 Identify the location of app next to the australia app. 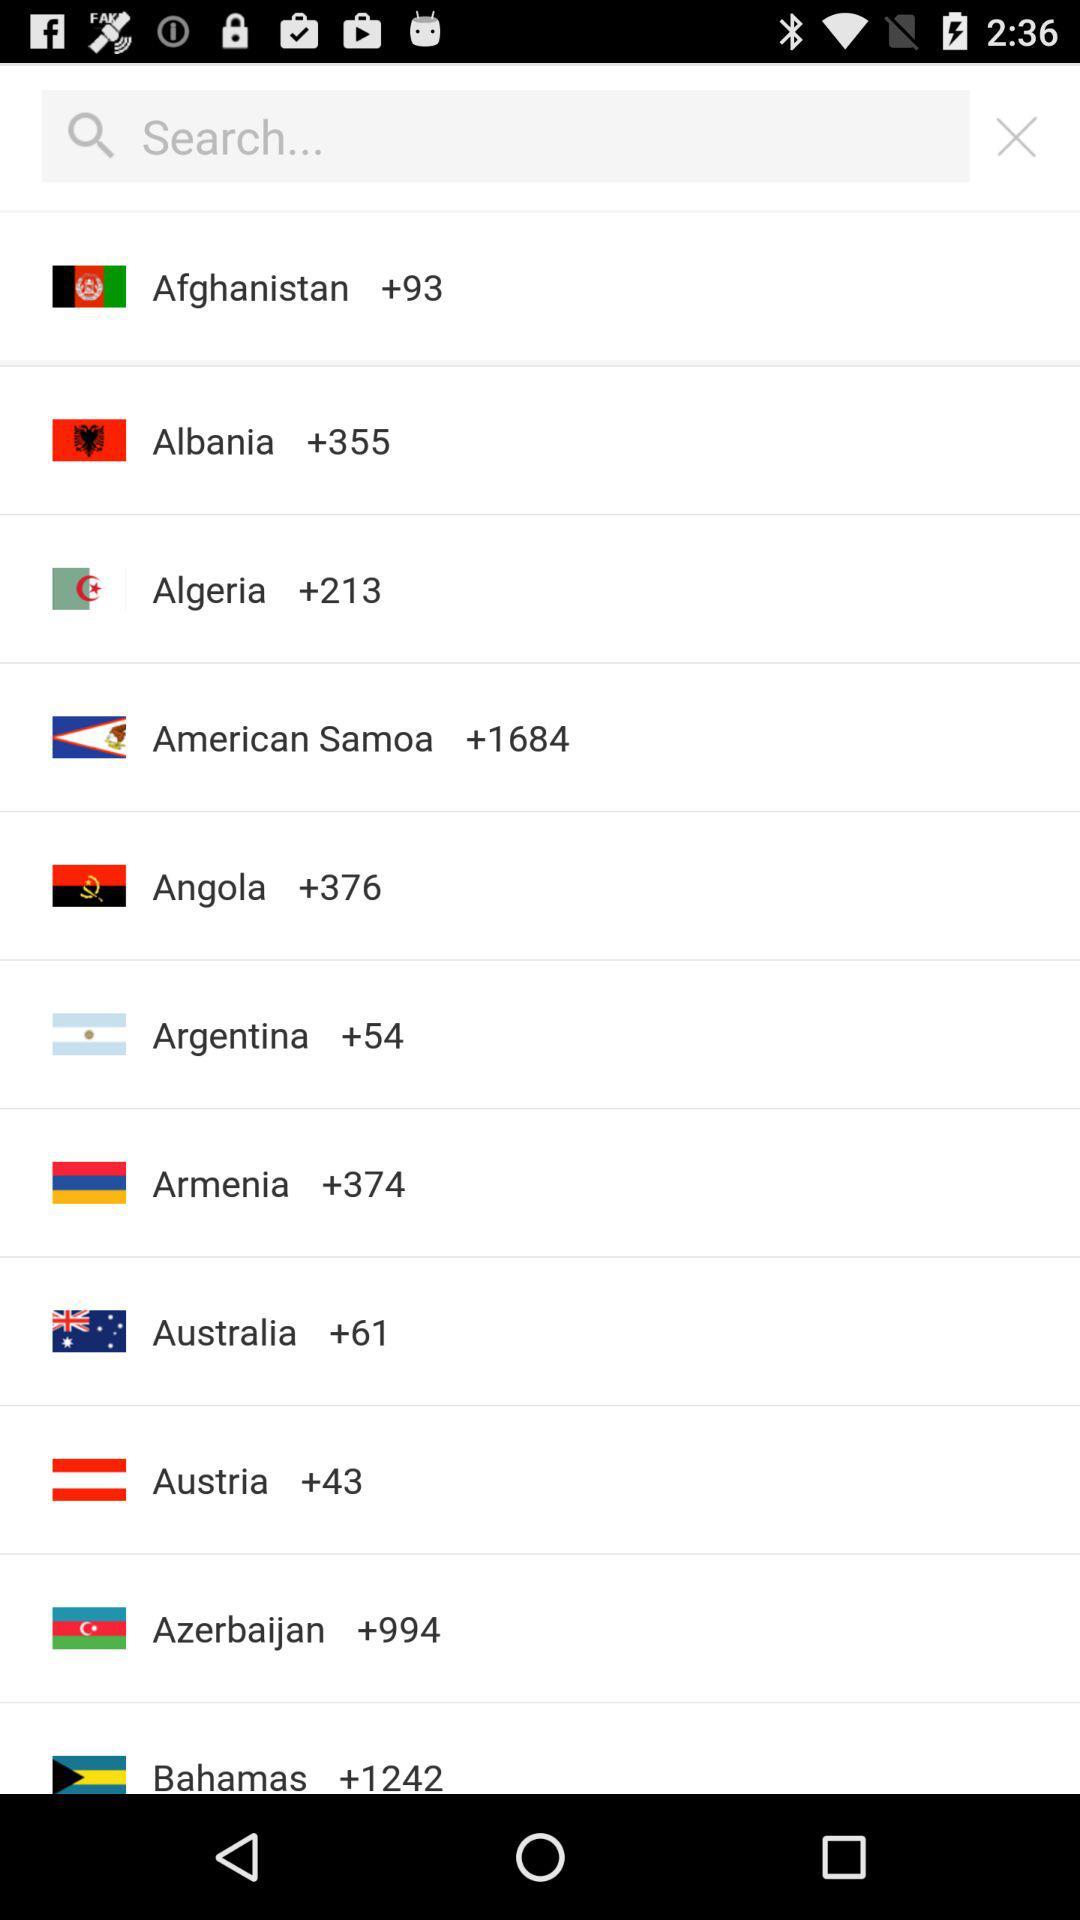
(360, 1331).